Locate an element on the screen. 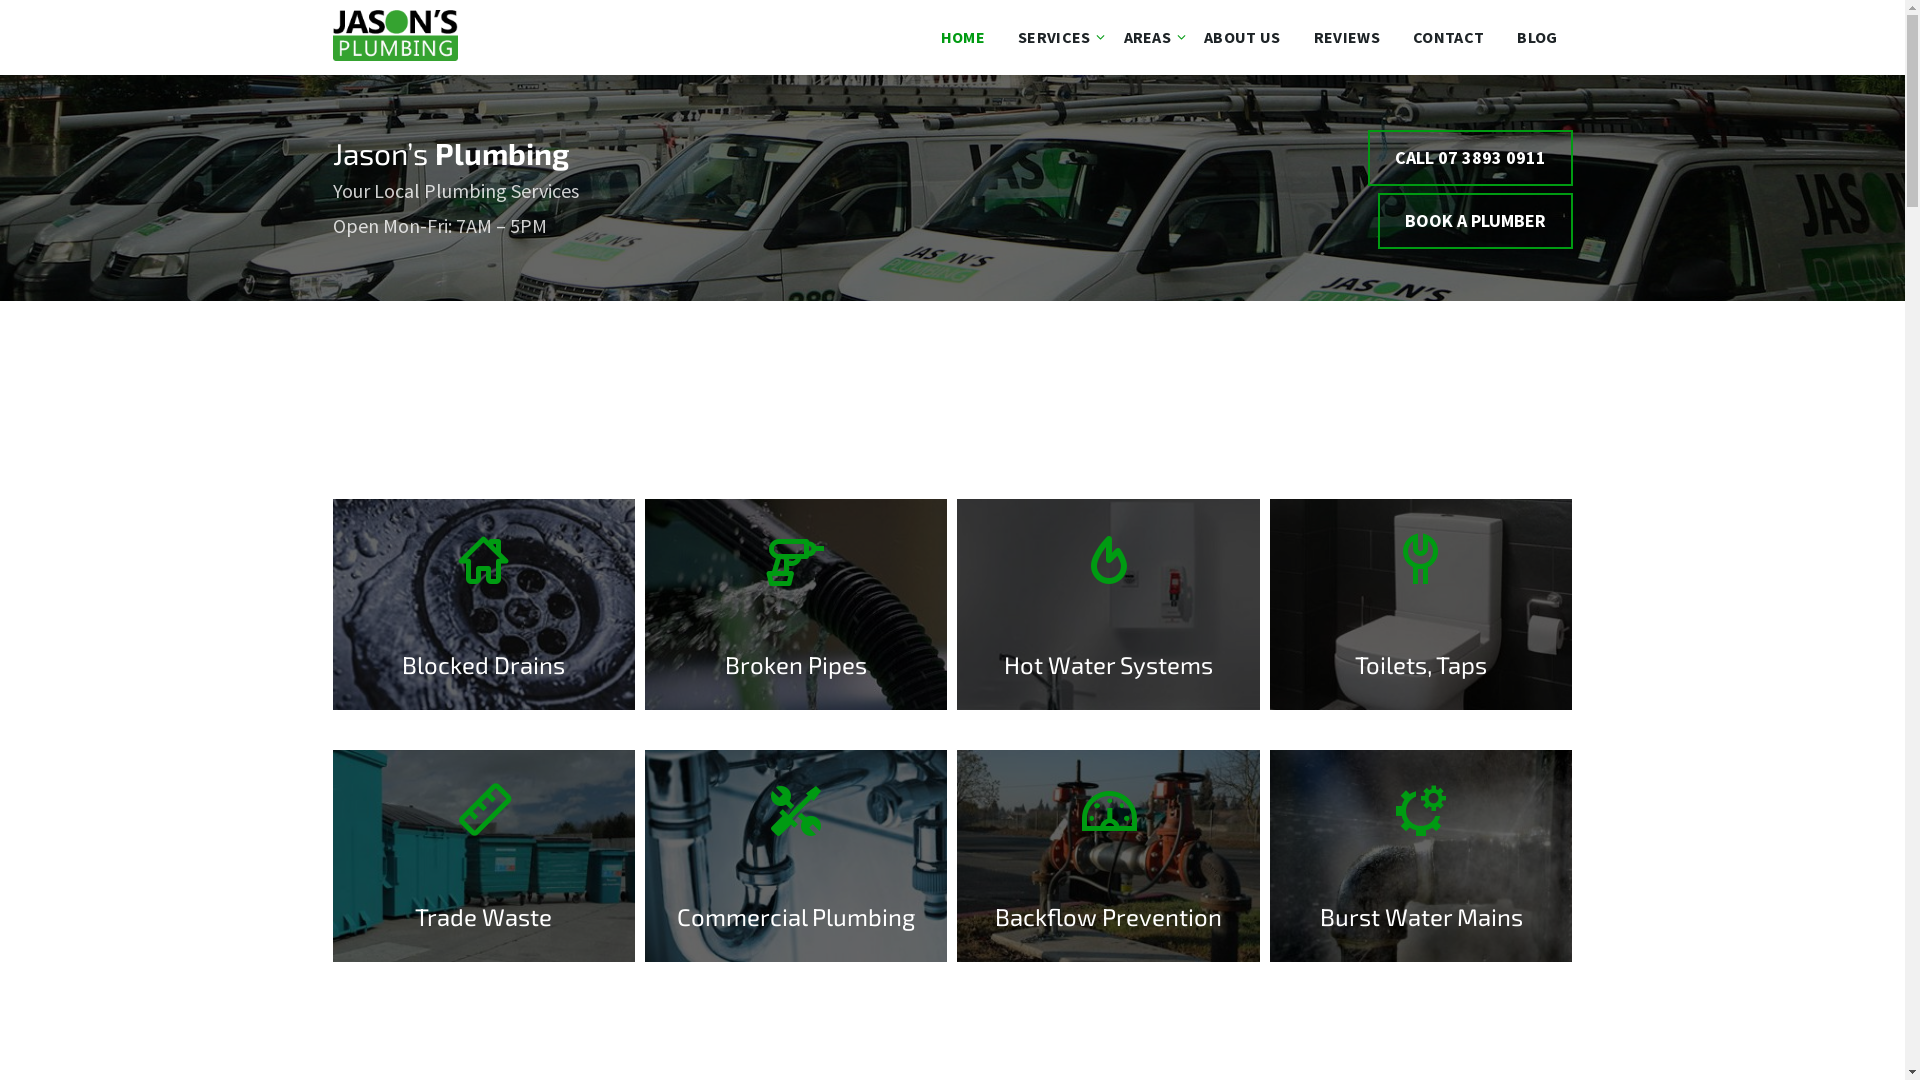 The height and width of the screenshot is (1080, 1920). 'CONTACT' is located at coordinates (1396, 37).